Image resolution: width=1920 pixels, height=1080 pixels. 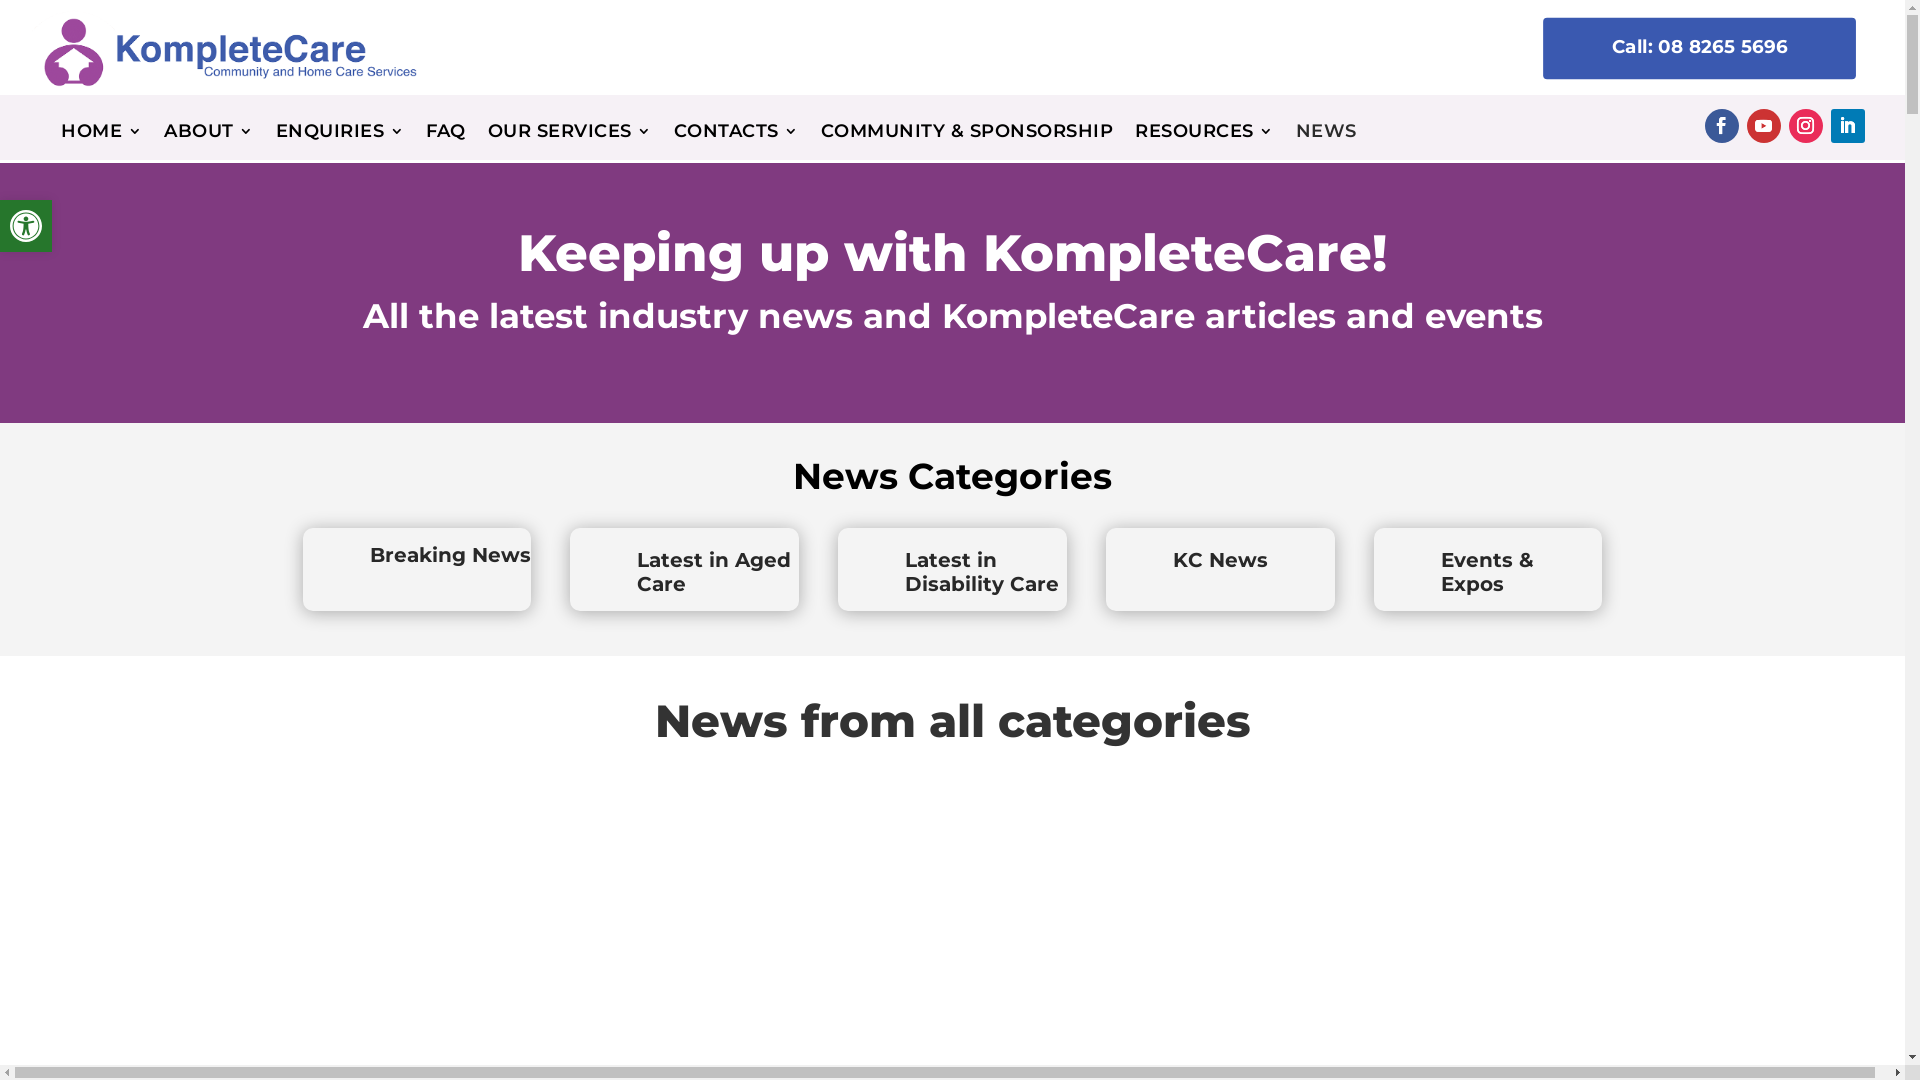 I want to click on 'CONTACTS', so click(x=735, y=135).